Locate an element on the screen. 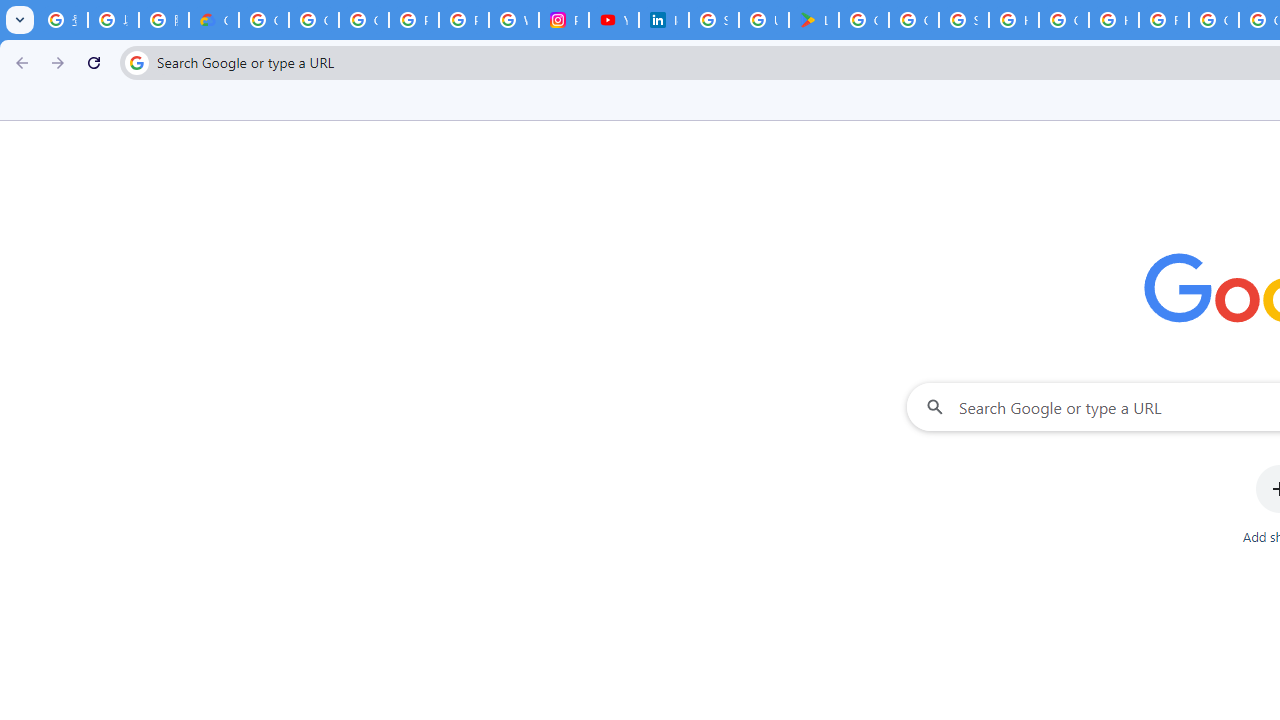 The width and height of the screenshot is (1280, 720). 'System' is located at coordinates (10, 11).